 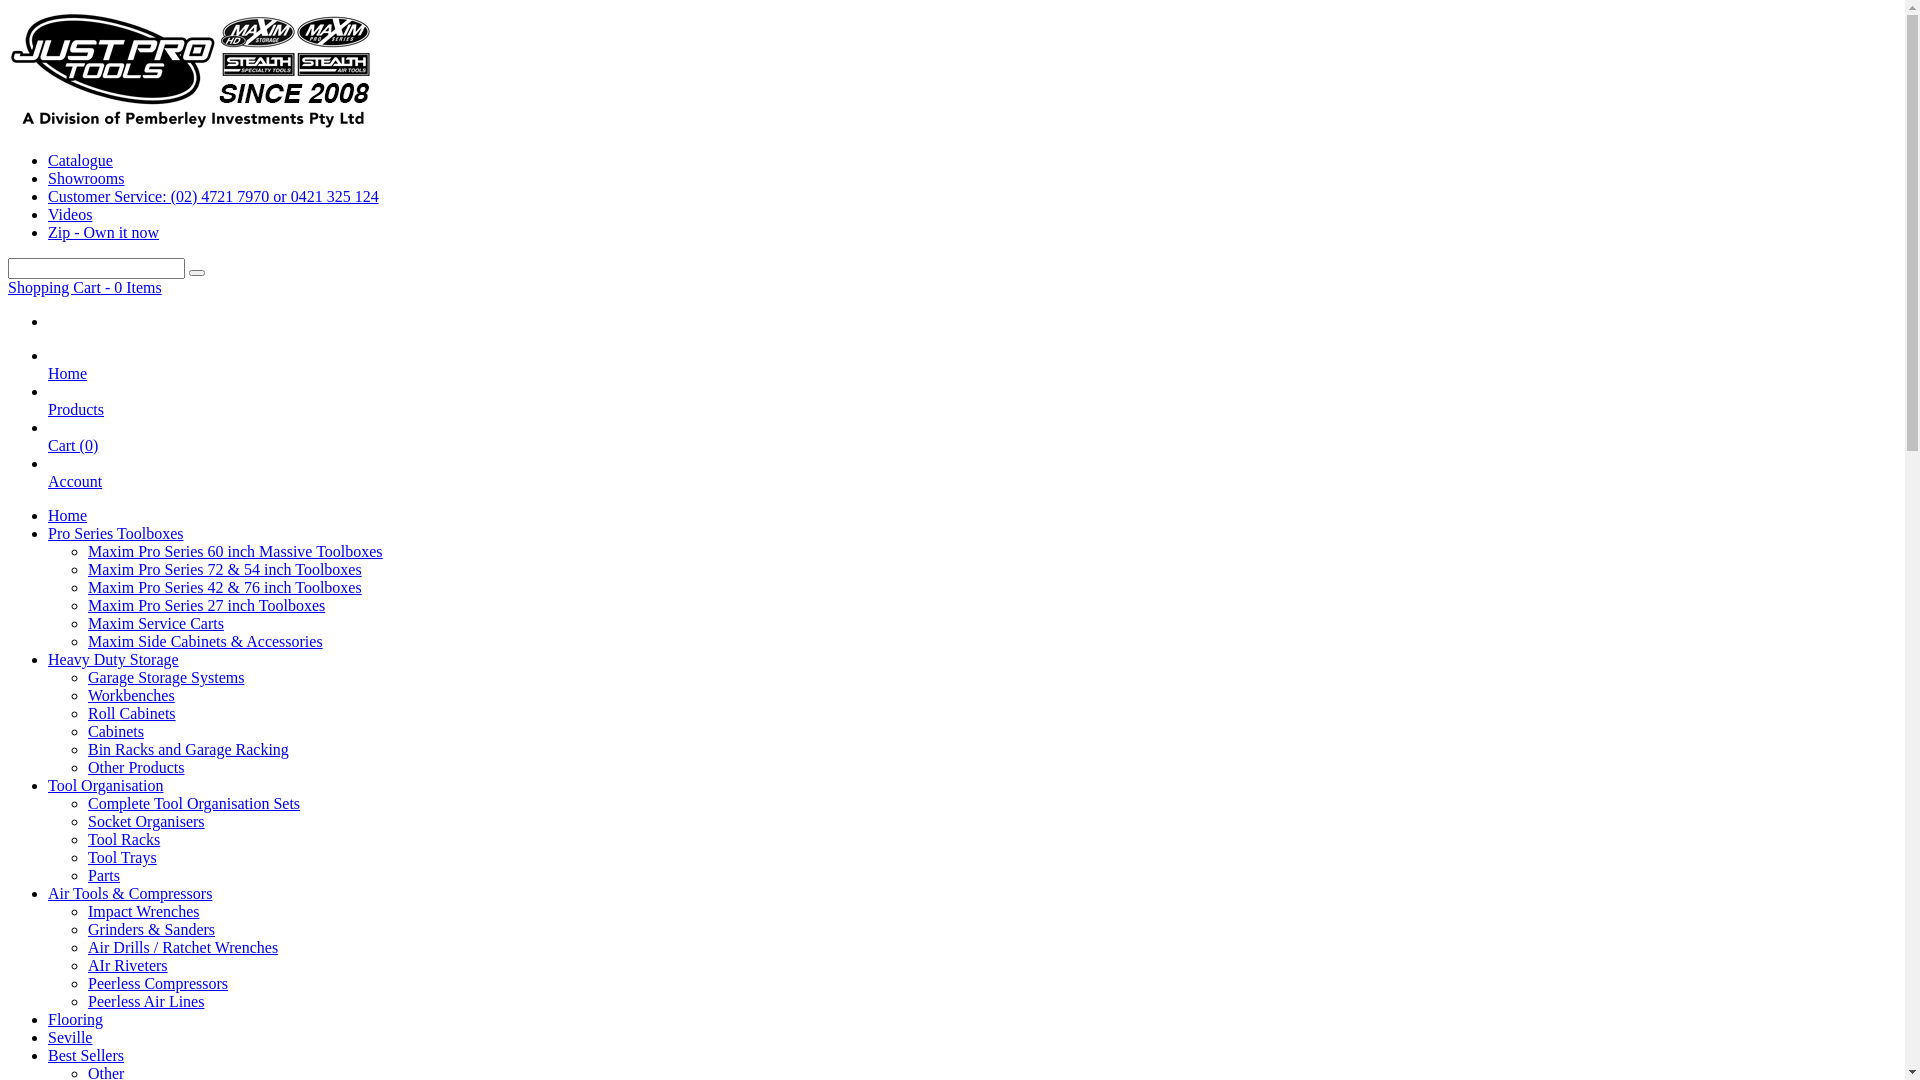 I want to click on 'Air Tools & Compressors', so click(x=128, y=892).